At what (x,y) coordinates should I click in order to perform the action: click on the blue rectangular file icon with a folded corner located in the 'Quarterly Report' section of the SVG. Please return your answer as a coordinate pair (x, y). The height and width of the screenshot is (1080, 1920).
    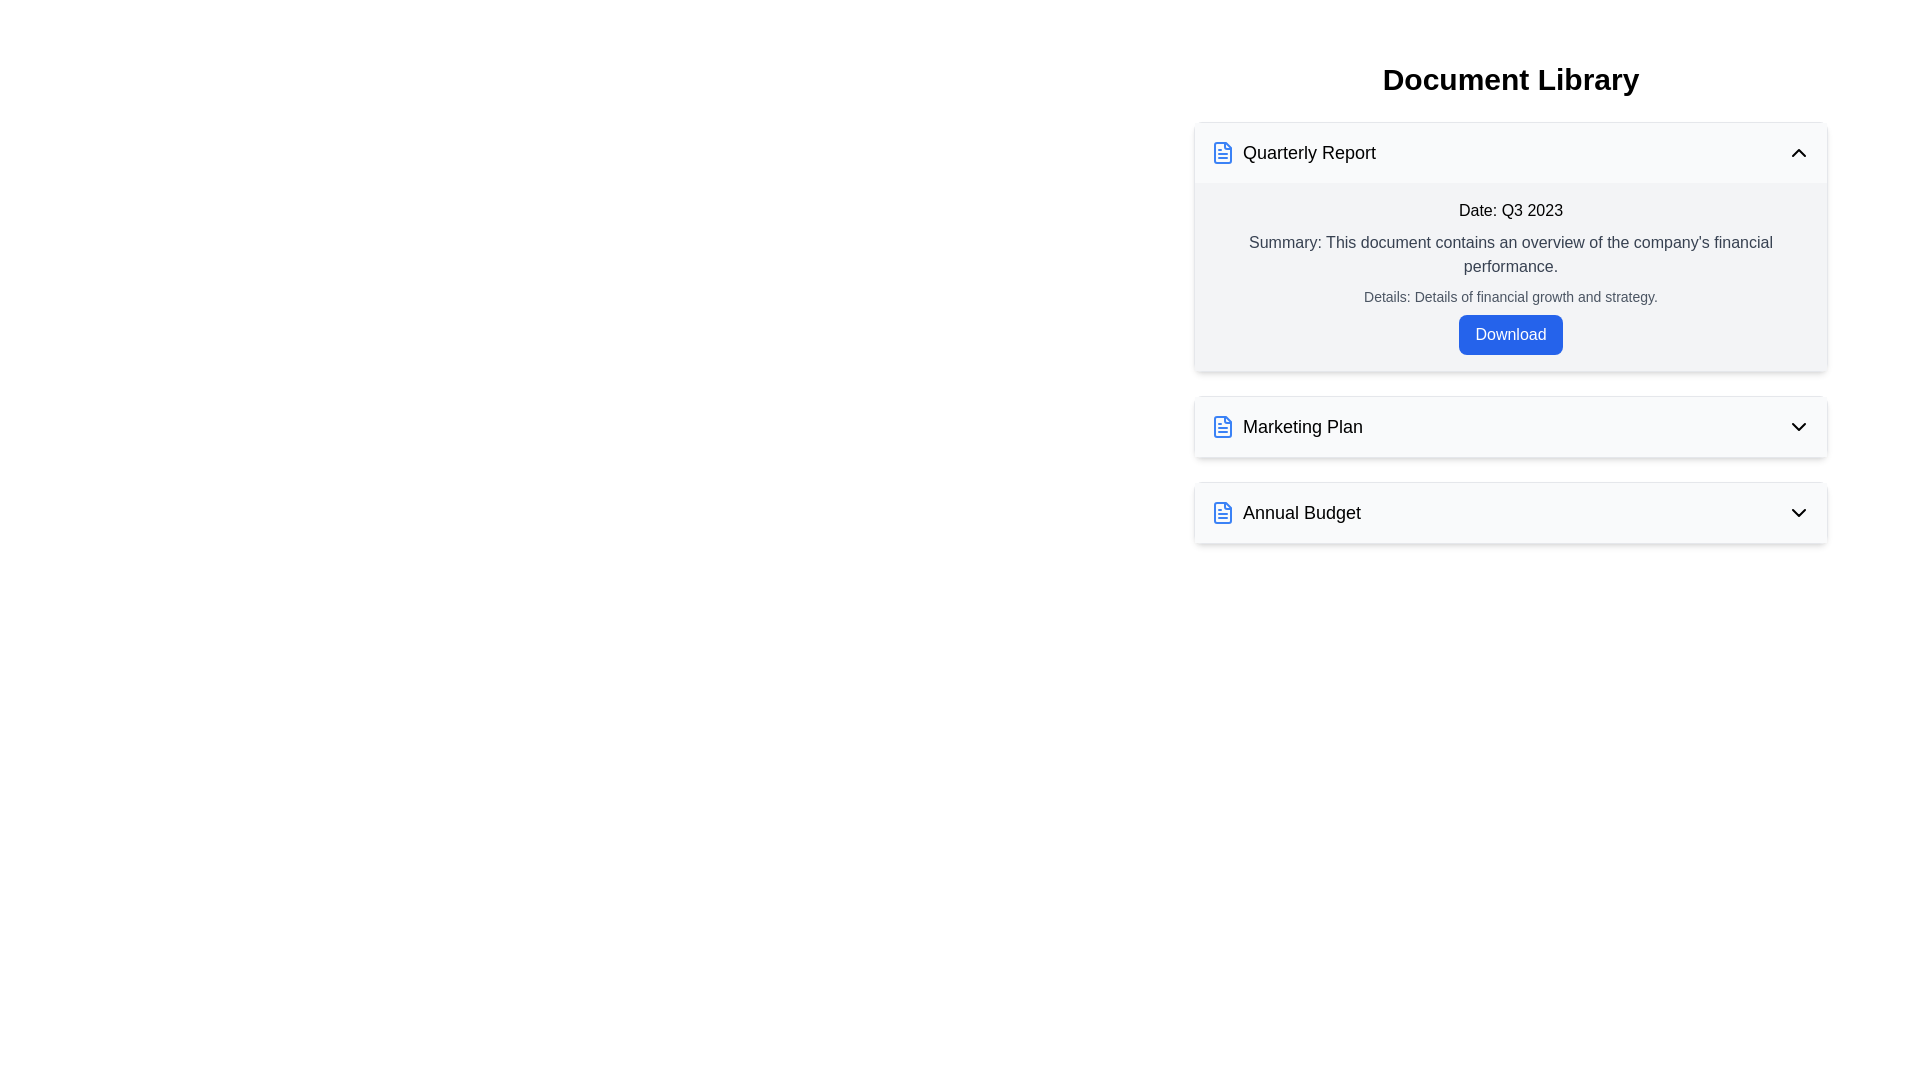
    Looking at the image, I should click on (1222, 152).